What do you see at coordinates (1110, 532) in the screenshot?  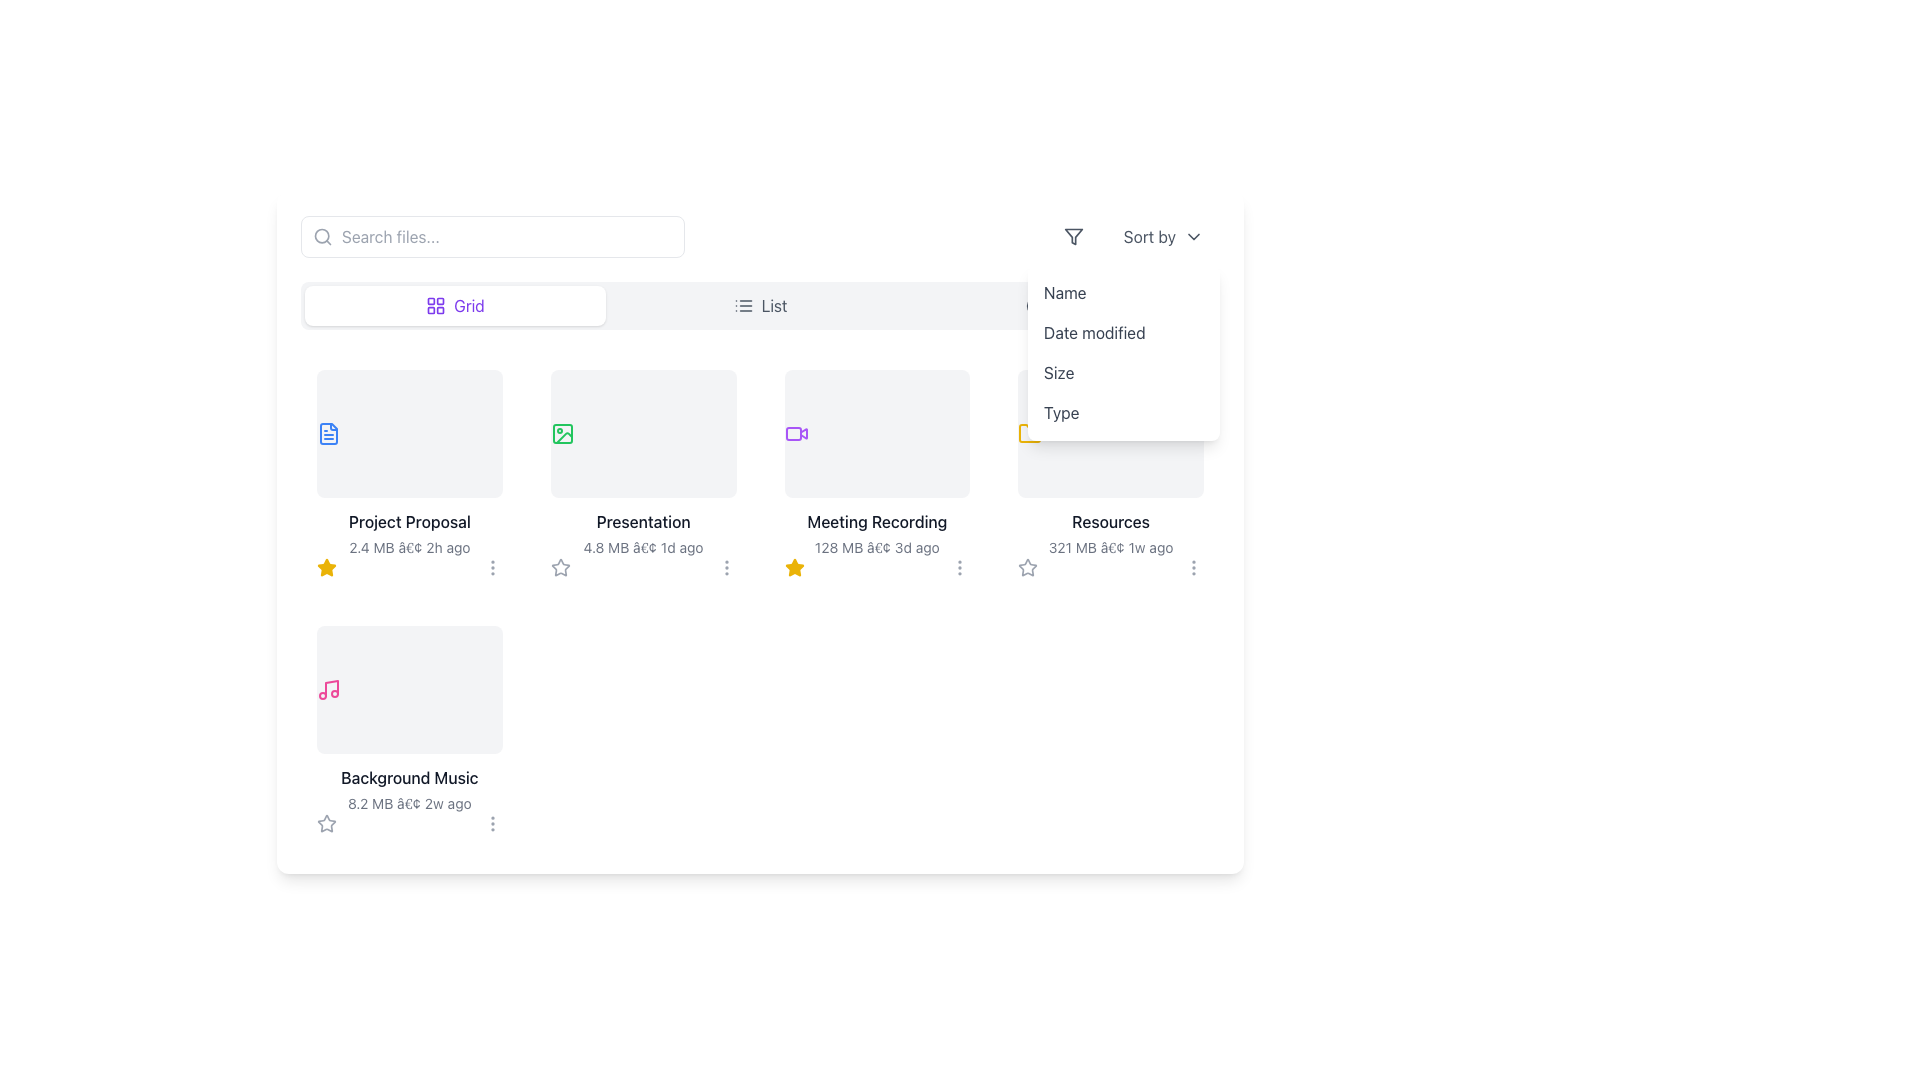 I see `the labeled metadata display for the file named 'Resources'` at bounding box center [1110, 532].